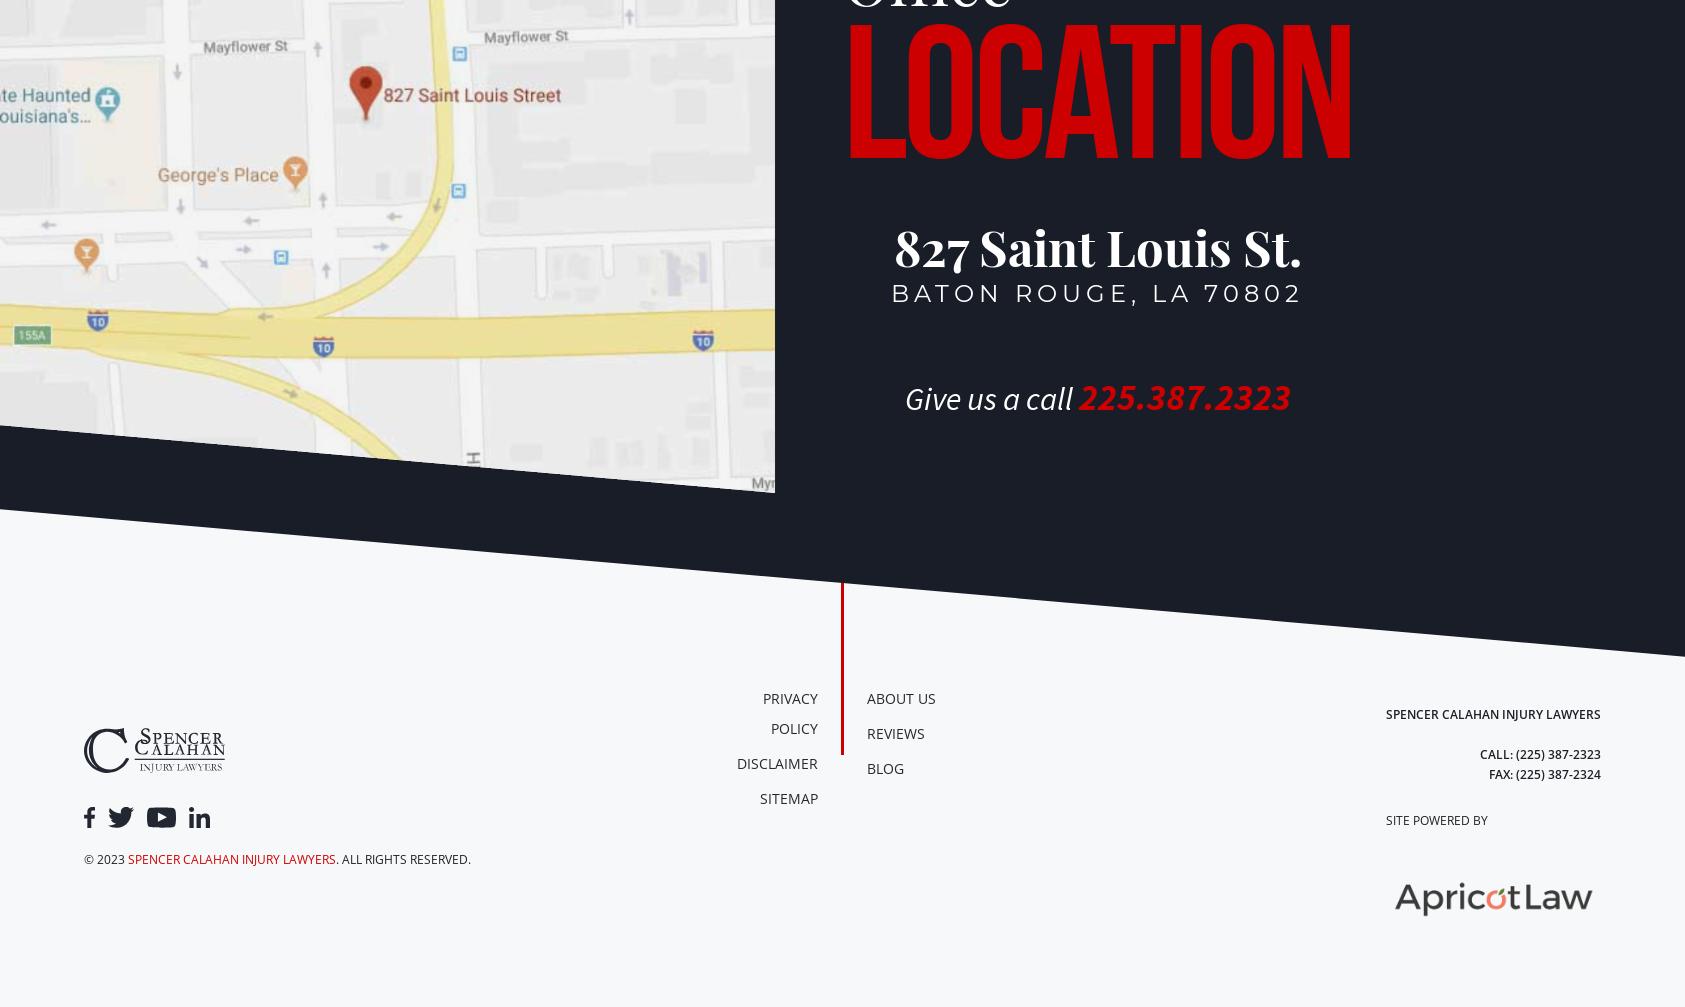 The height and width of the screenshot is (1007, 1685). Describe the element at coordinates (1557, 753) in the screenshot. I see `'(225) 387-2323'` at that location.